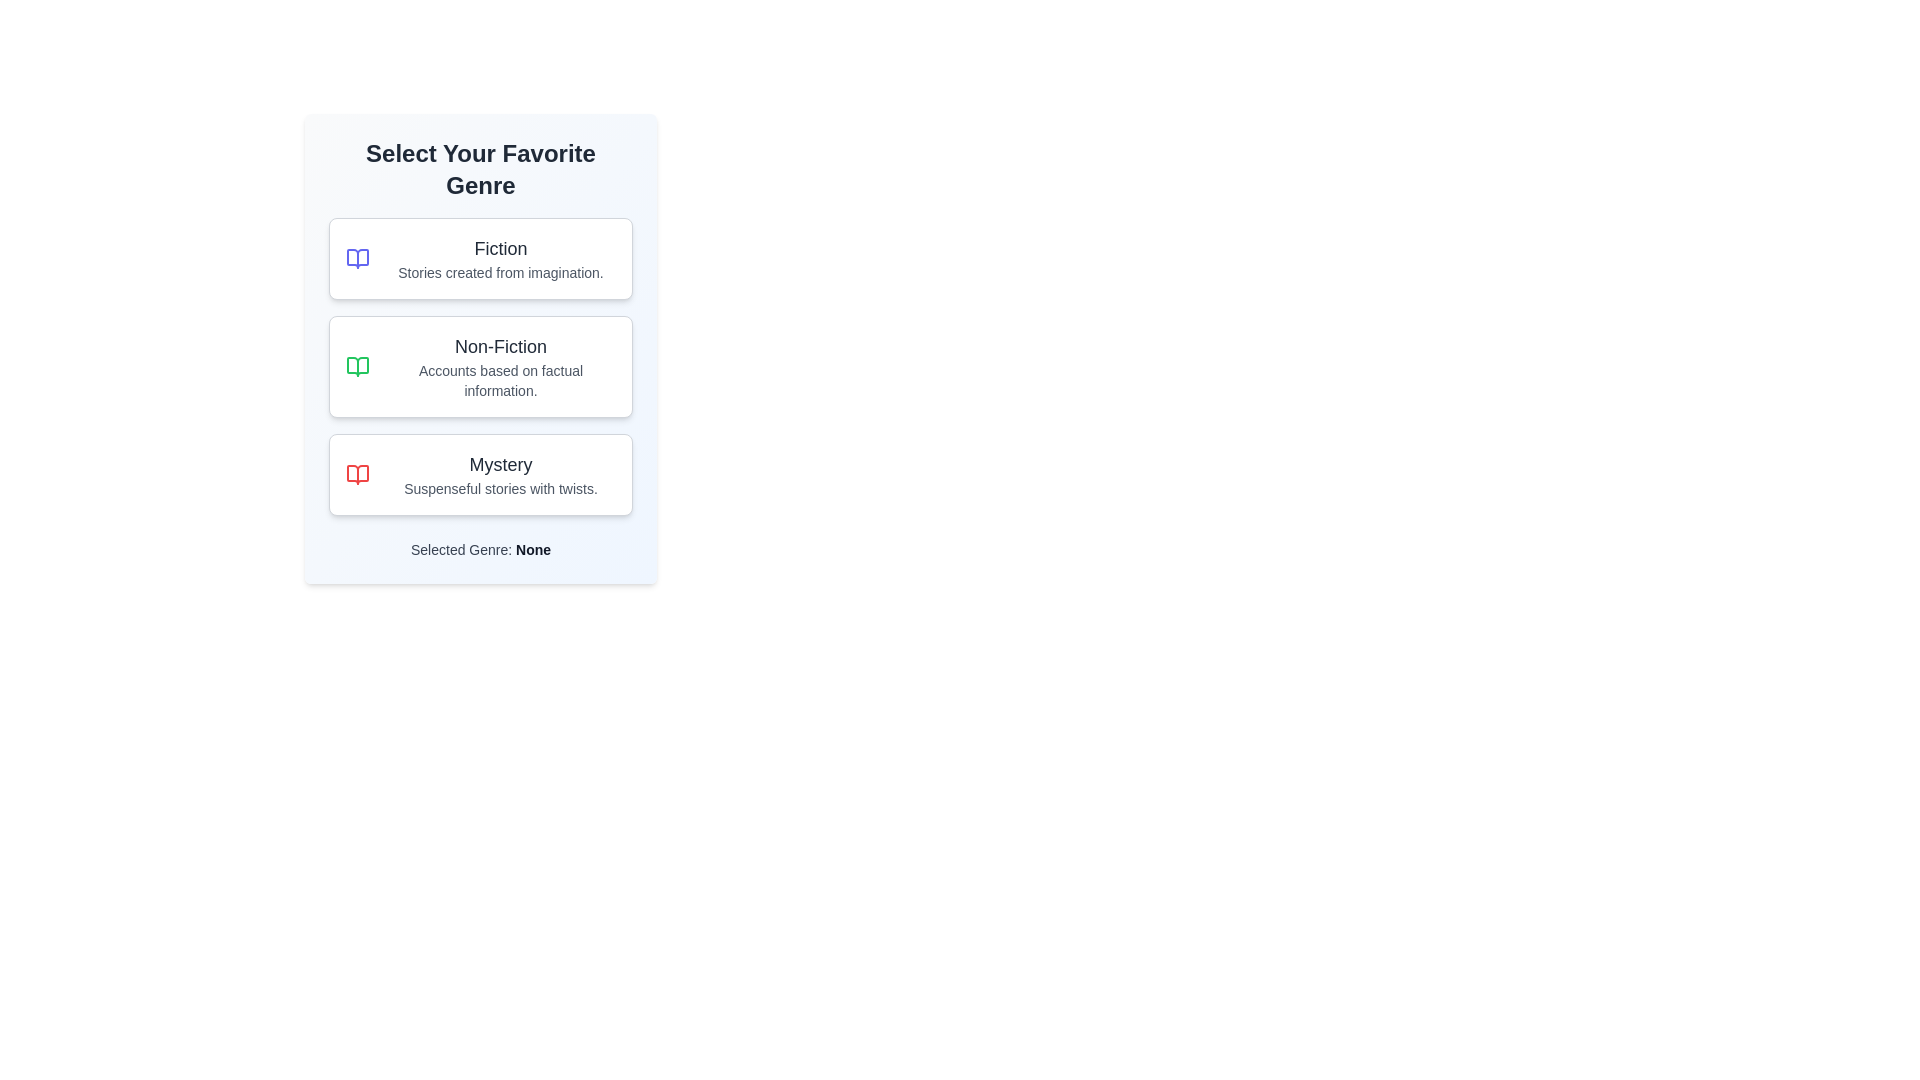 This screenshot has height=1080, width=1920. Describe the element at coordinates (500, 474) in the screenshot. I see `description of the 'Mystery' category text display component located in the third selectable option of the vertical list, positioned beneath 'Non-Fiction'` at that location.